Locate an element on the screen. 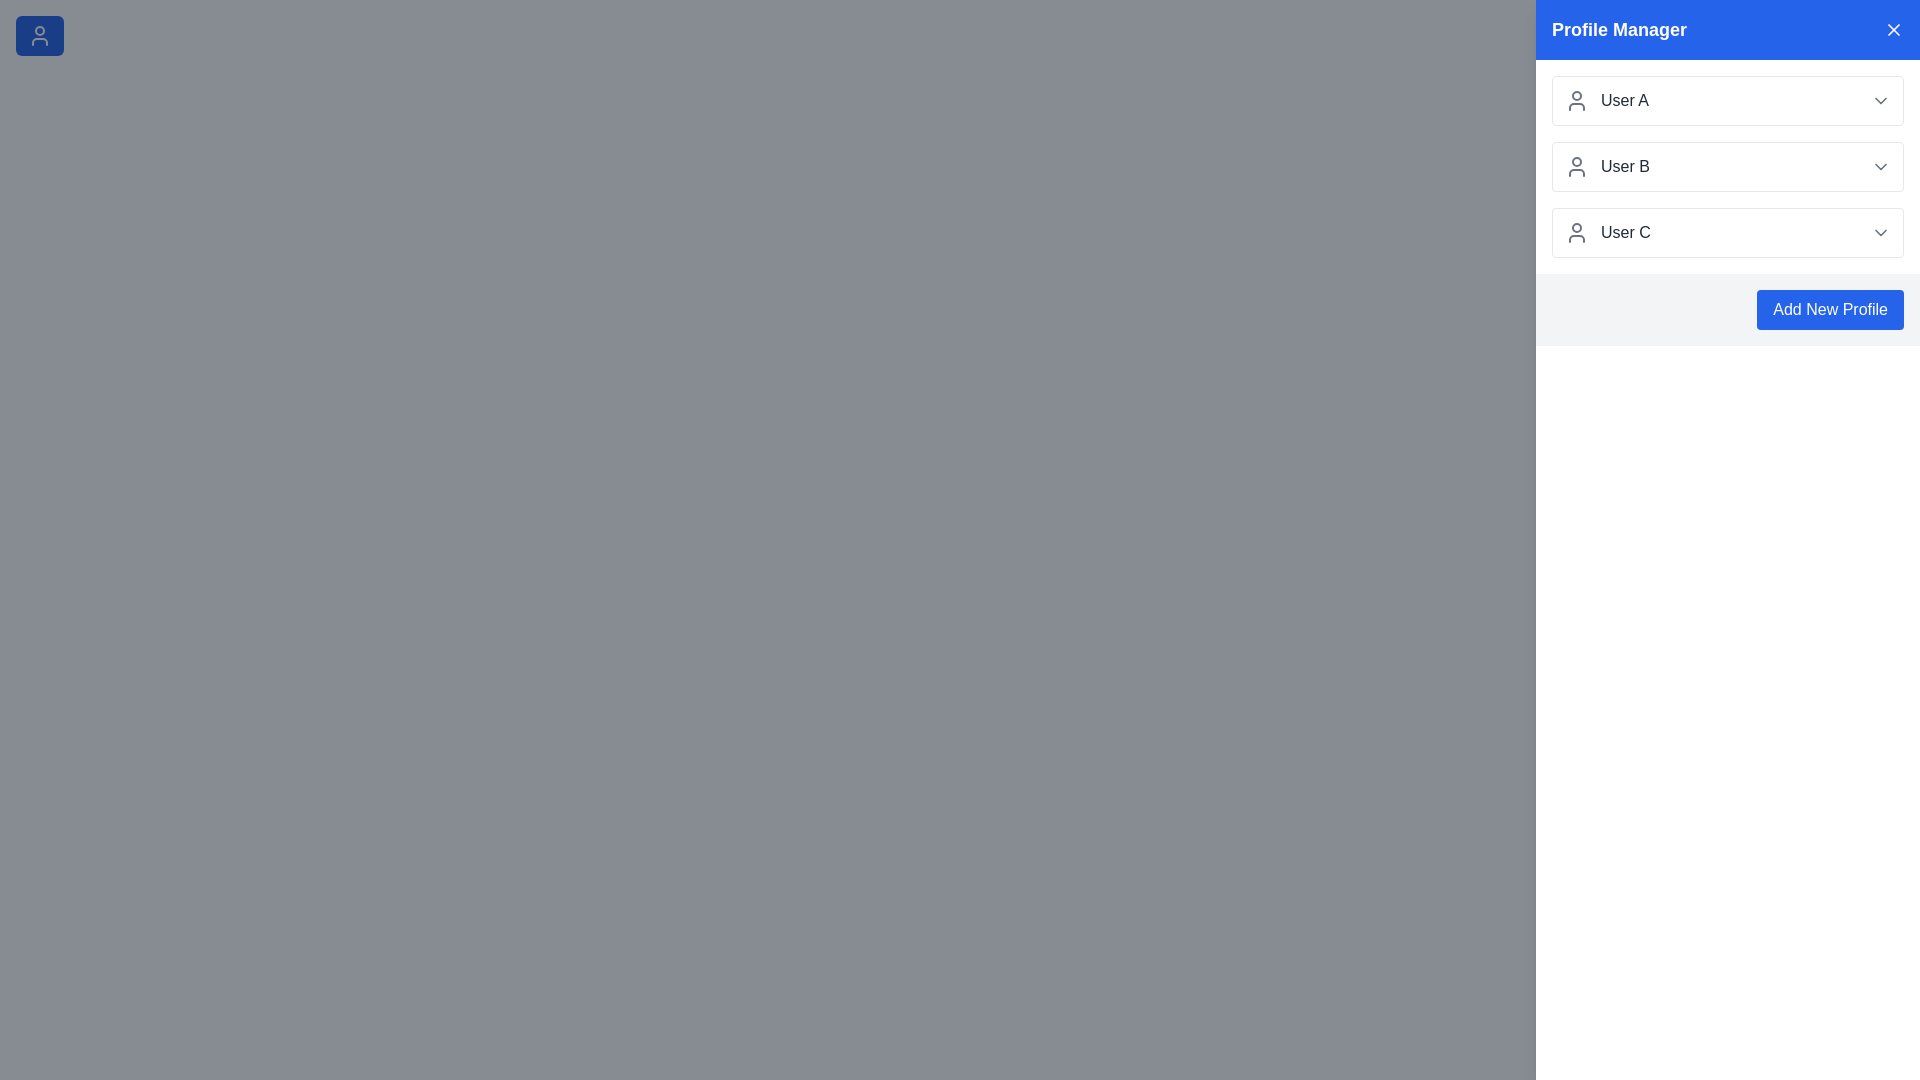  the 'User A' text label, which is bold and dark gray, positioned next to a user profile icon in the Profile Manager's list of profiles is located at coordinates (1625, 100).